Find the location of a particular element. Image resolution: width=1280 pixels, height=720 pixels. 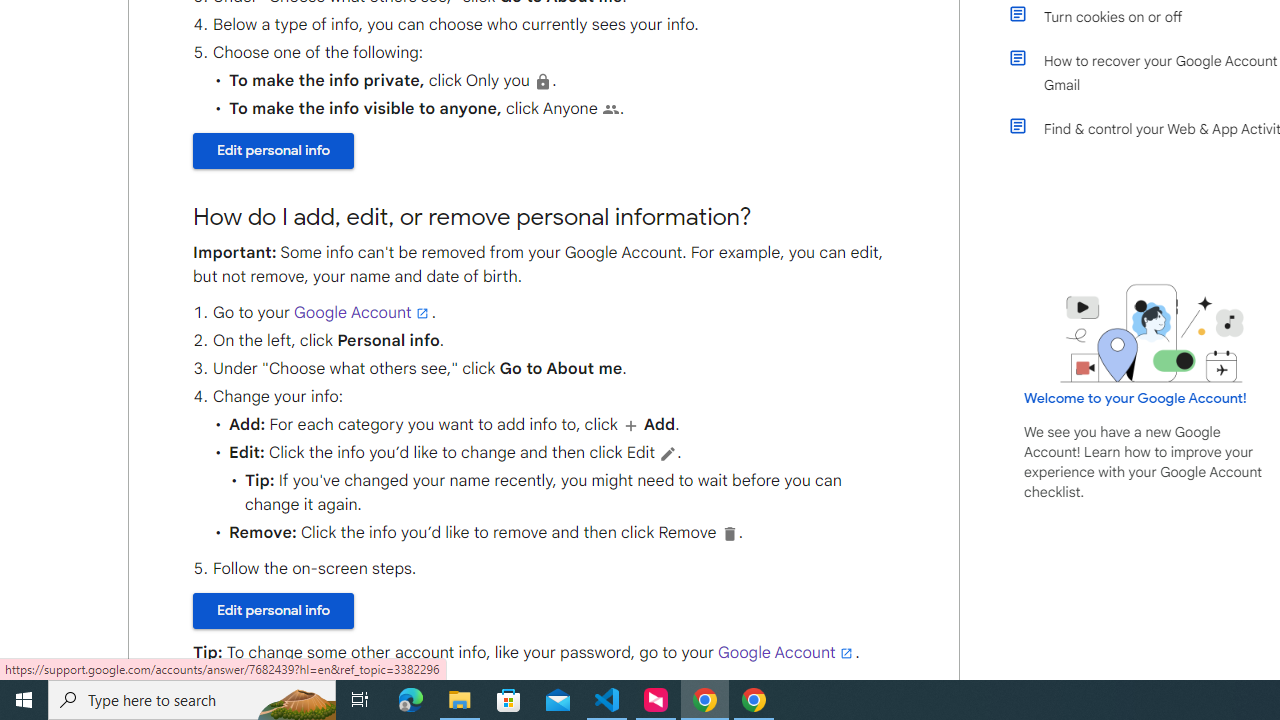

'Delete' is located at coordinates (727, 532).